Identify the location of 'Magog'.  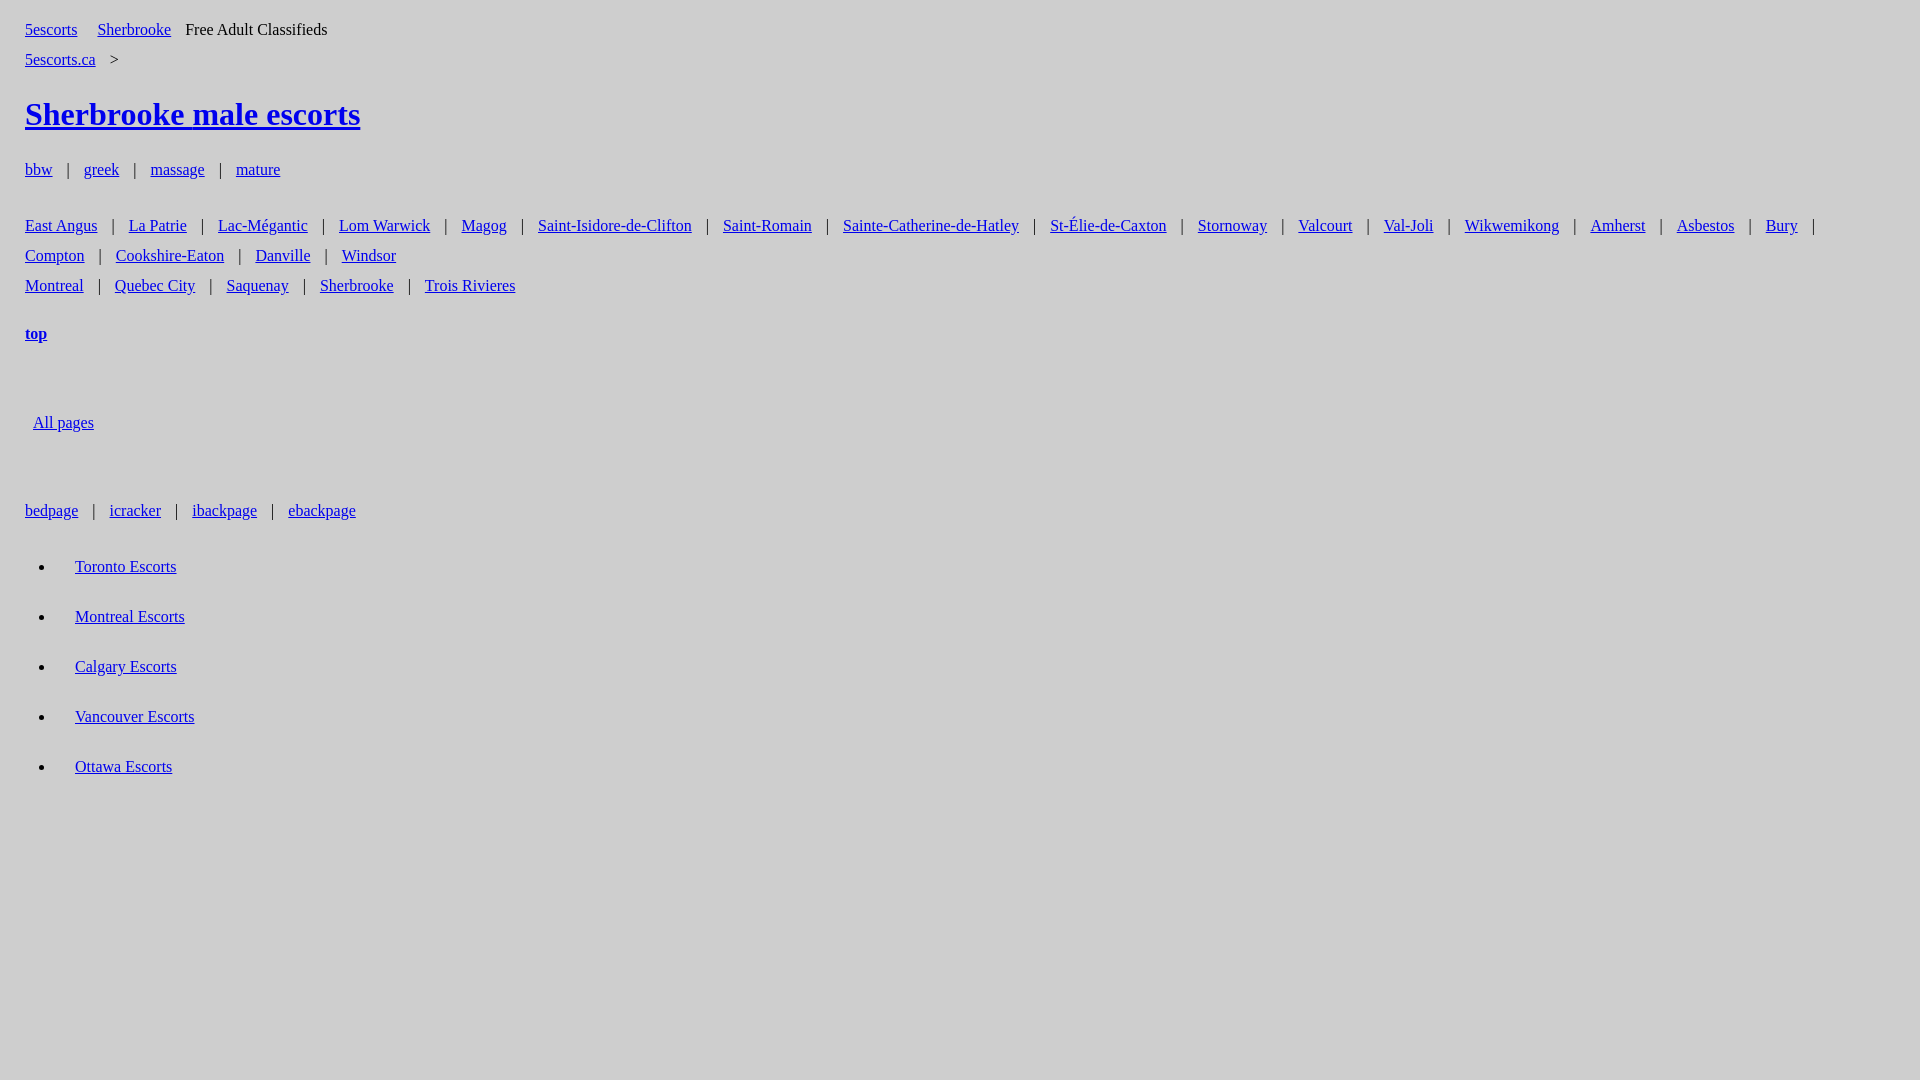
(483, 225).